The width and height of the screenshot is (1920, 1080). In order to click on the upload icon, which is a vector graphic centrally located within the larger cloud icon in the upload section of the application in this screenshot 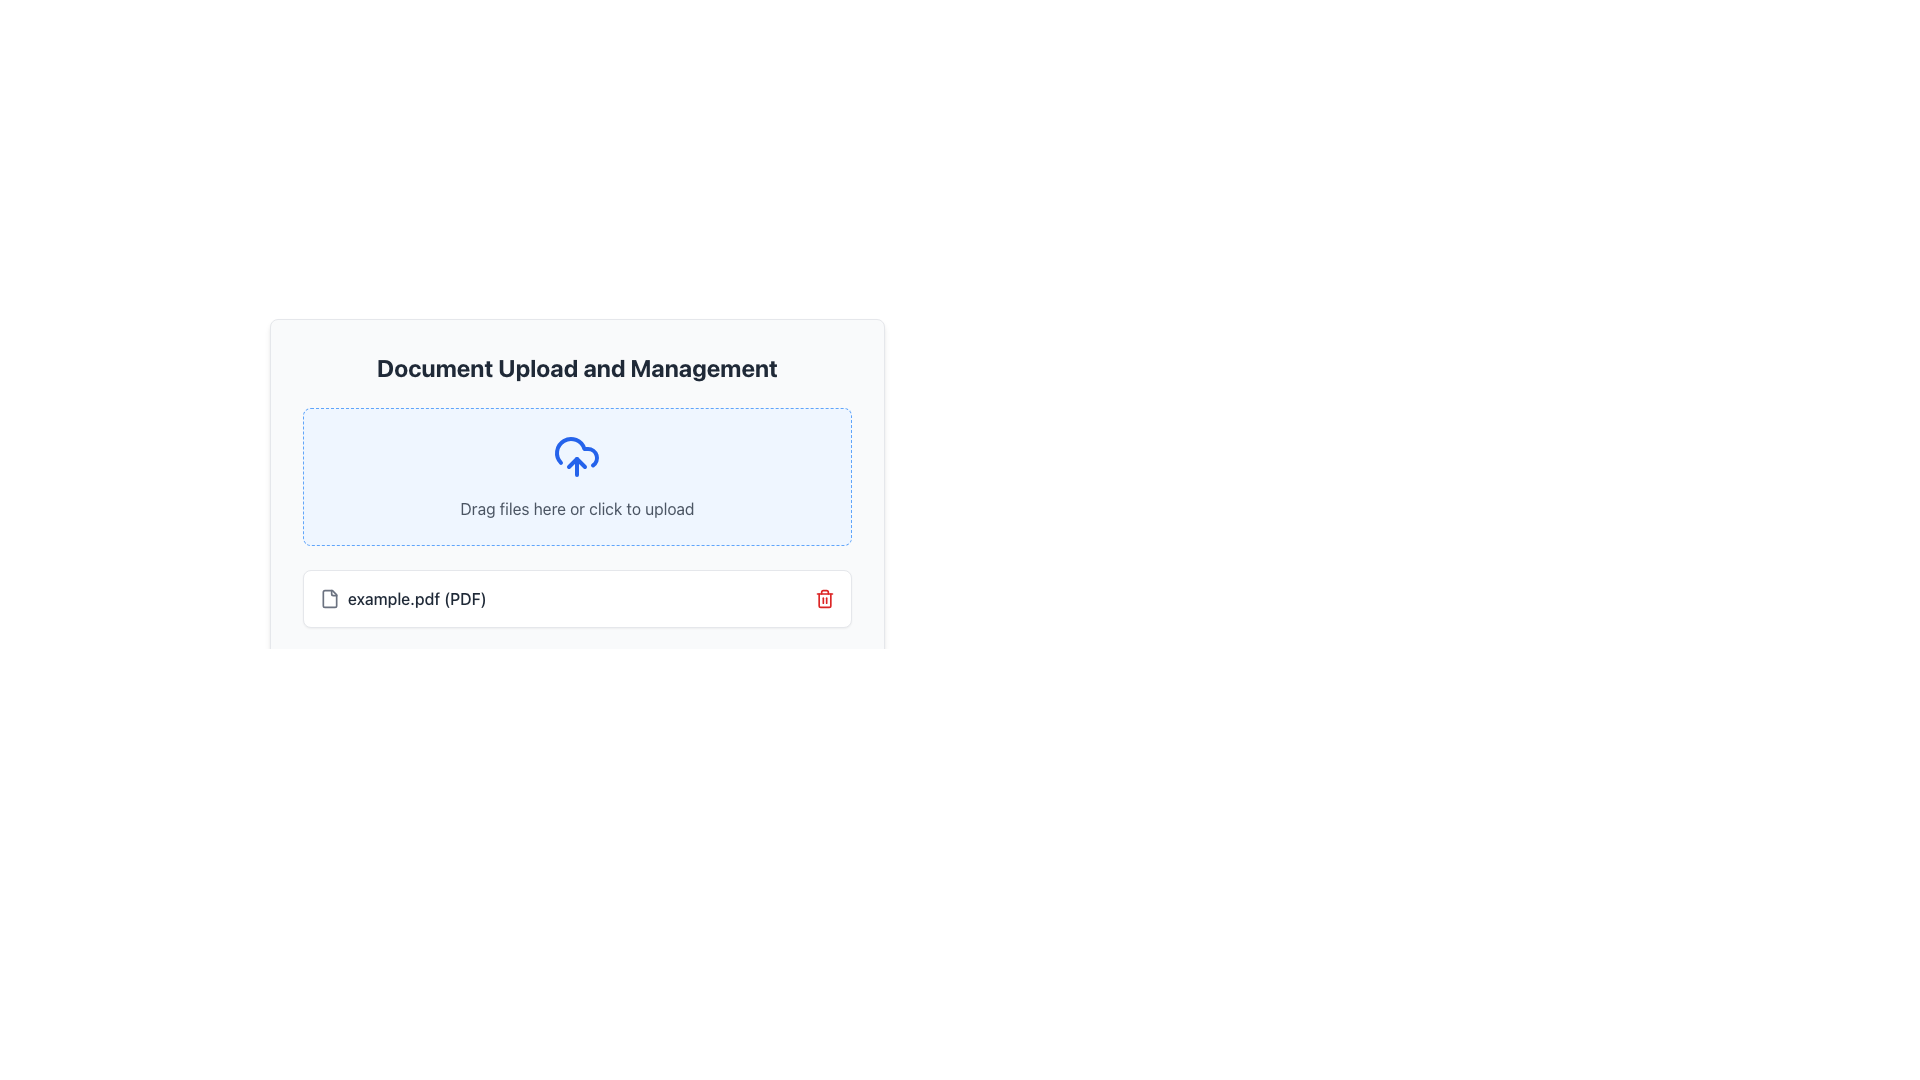, I will do `click(576, 462)`.